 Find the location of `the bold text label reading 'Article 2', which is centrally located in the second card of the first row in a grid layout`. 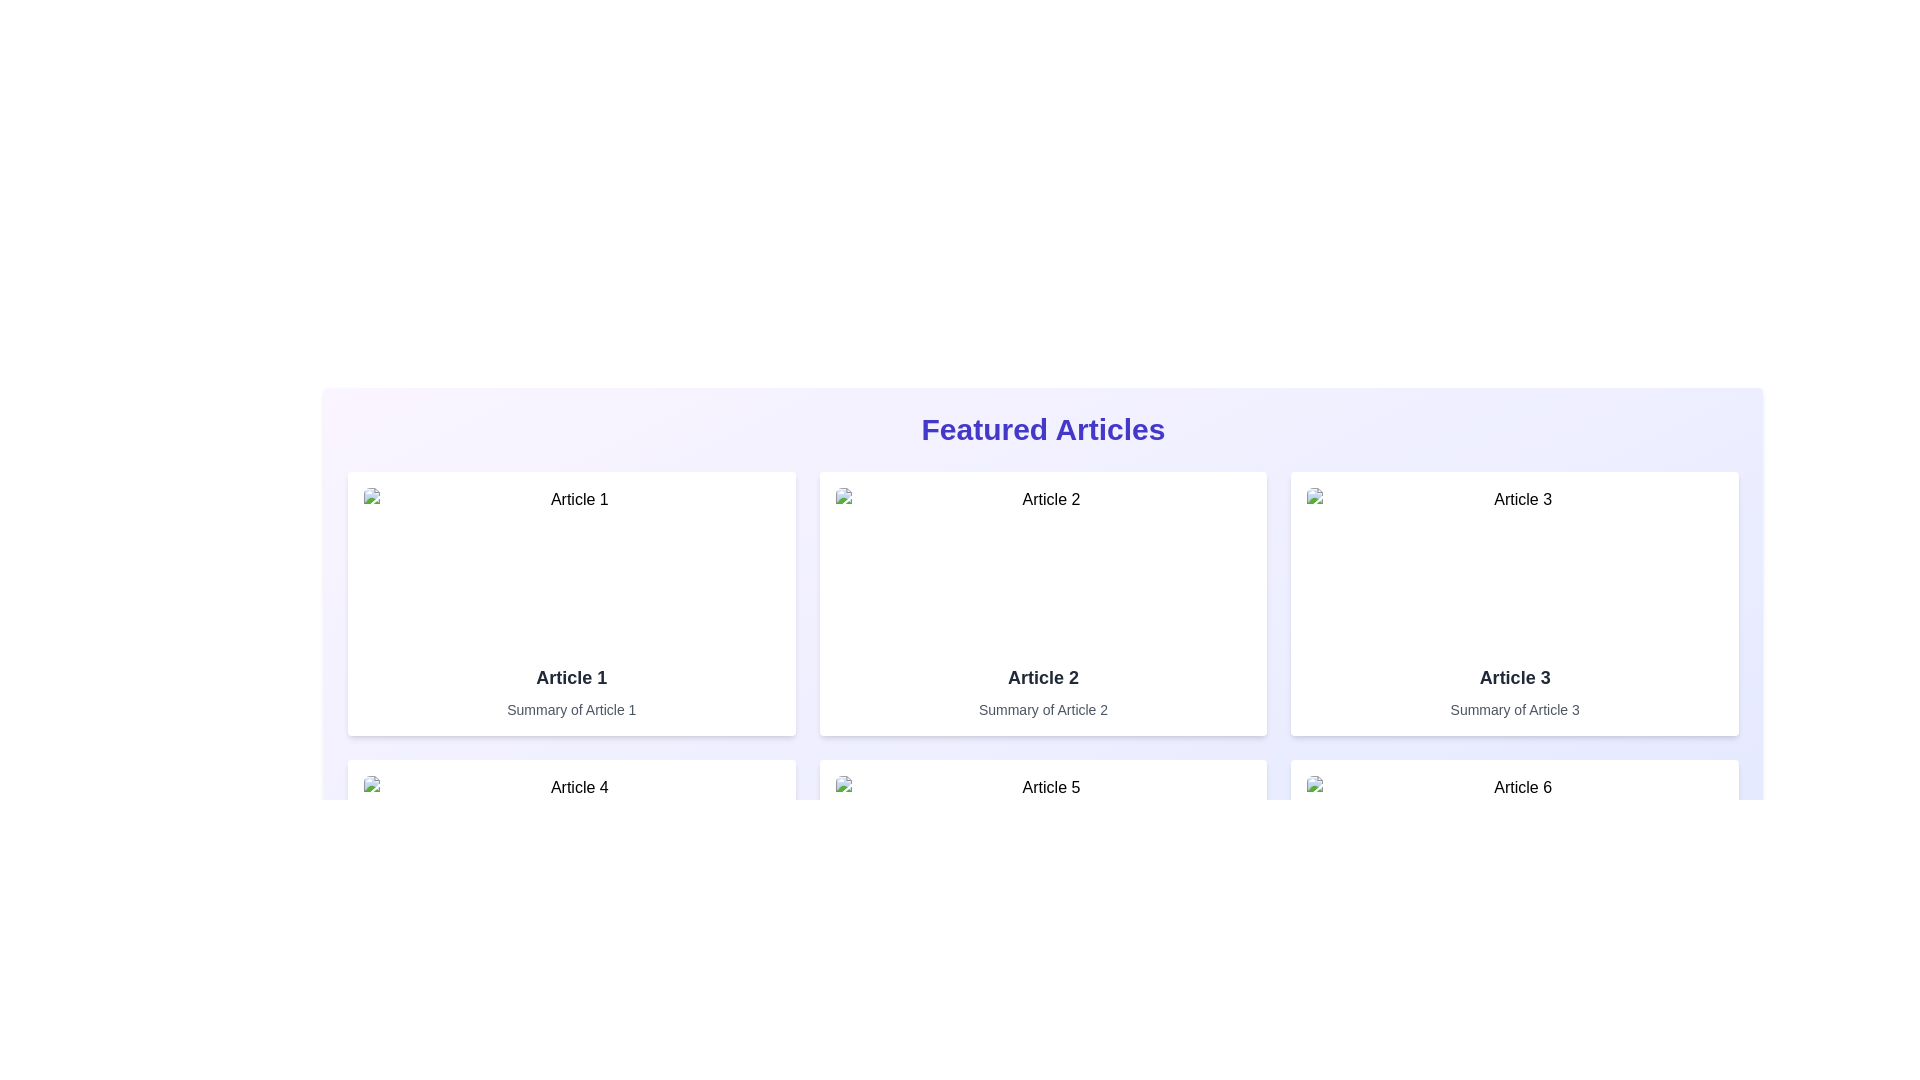

the bold text label reading 'Article 2', which is centrally located in the second card of the first row in a grid layout is located at coordinates (1042, 677).